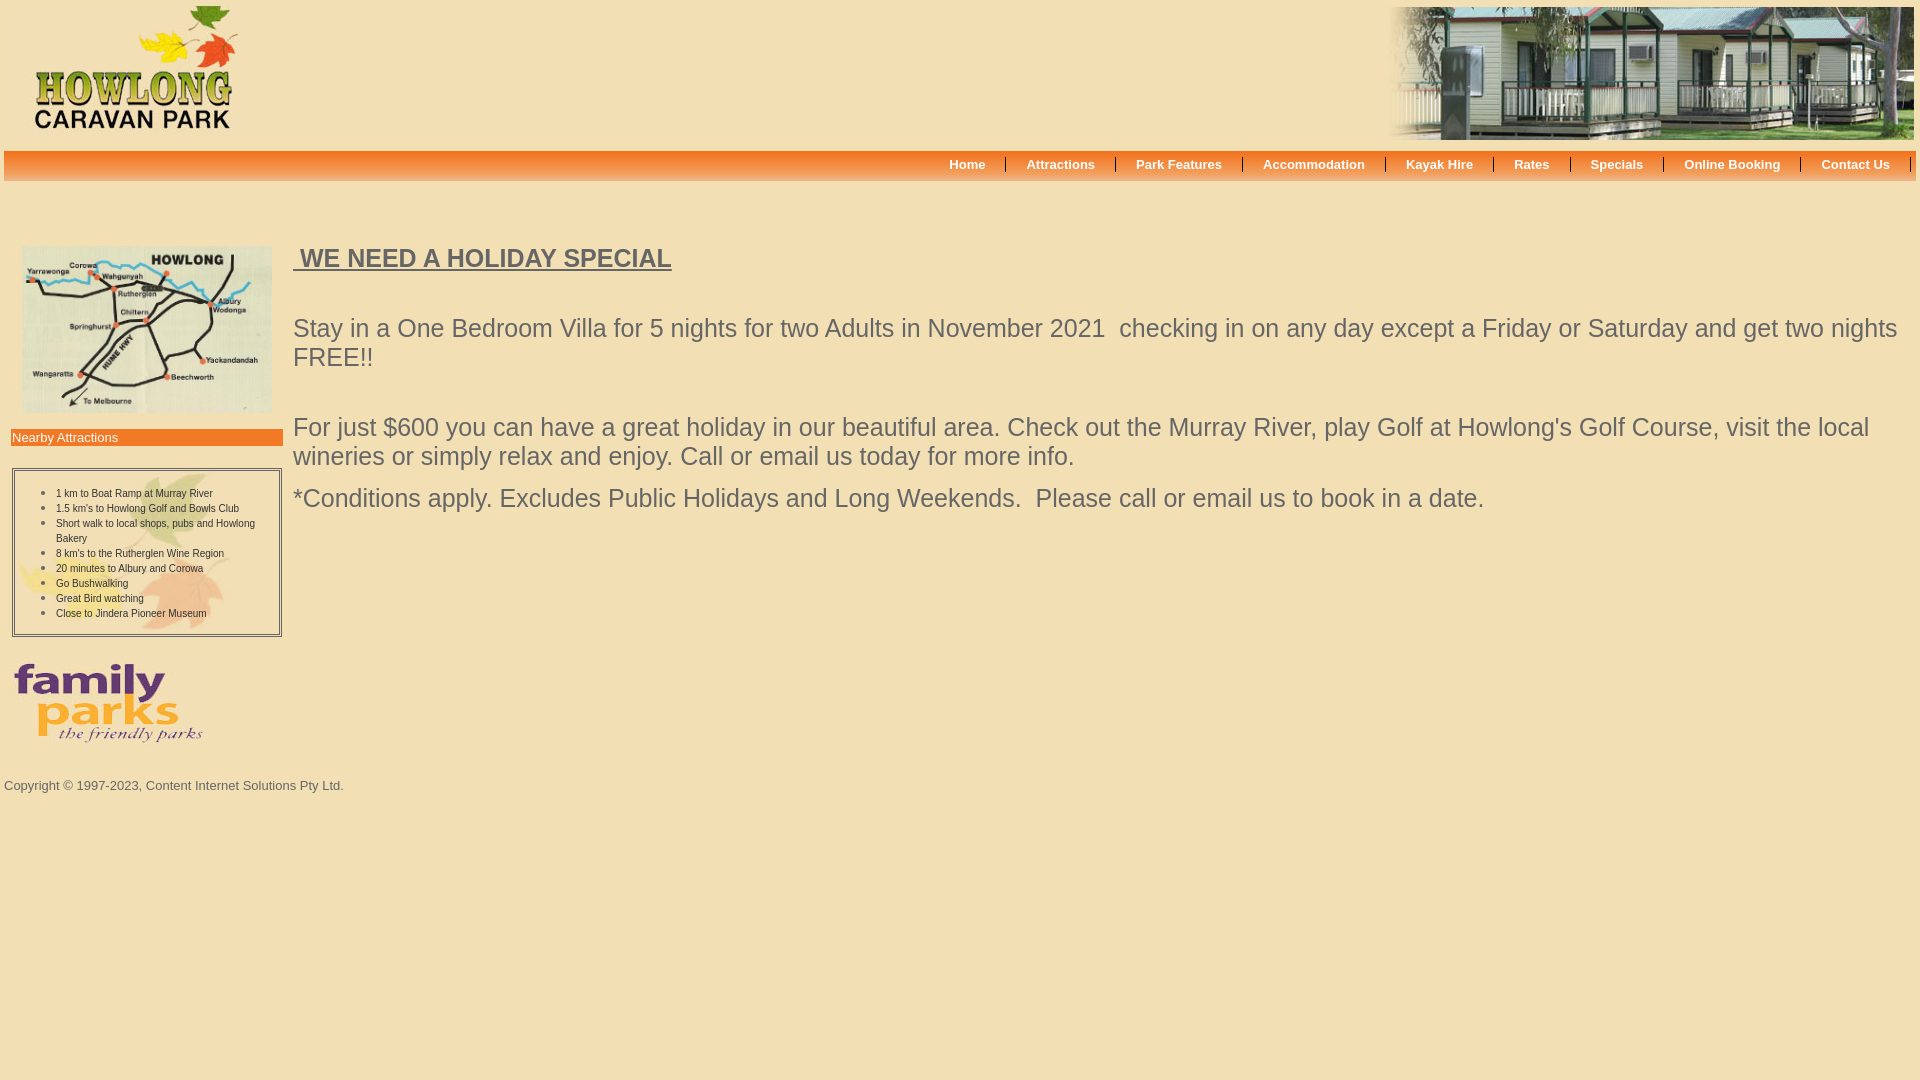  What do you see at coordinates (967, 163) in the screenshot?
I see `'Home'` at bounding box center [967, 163].